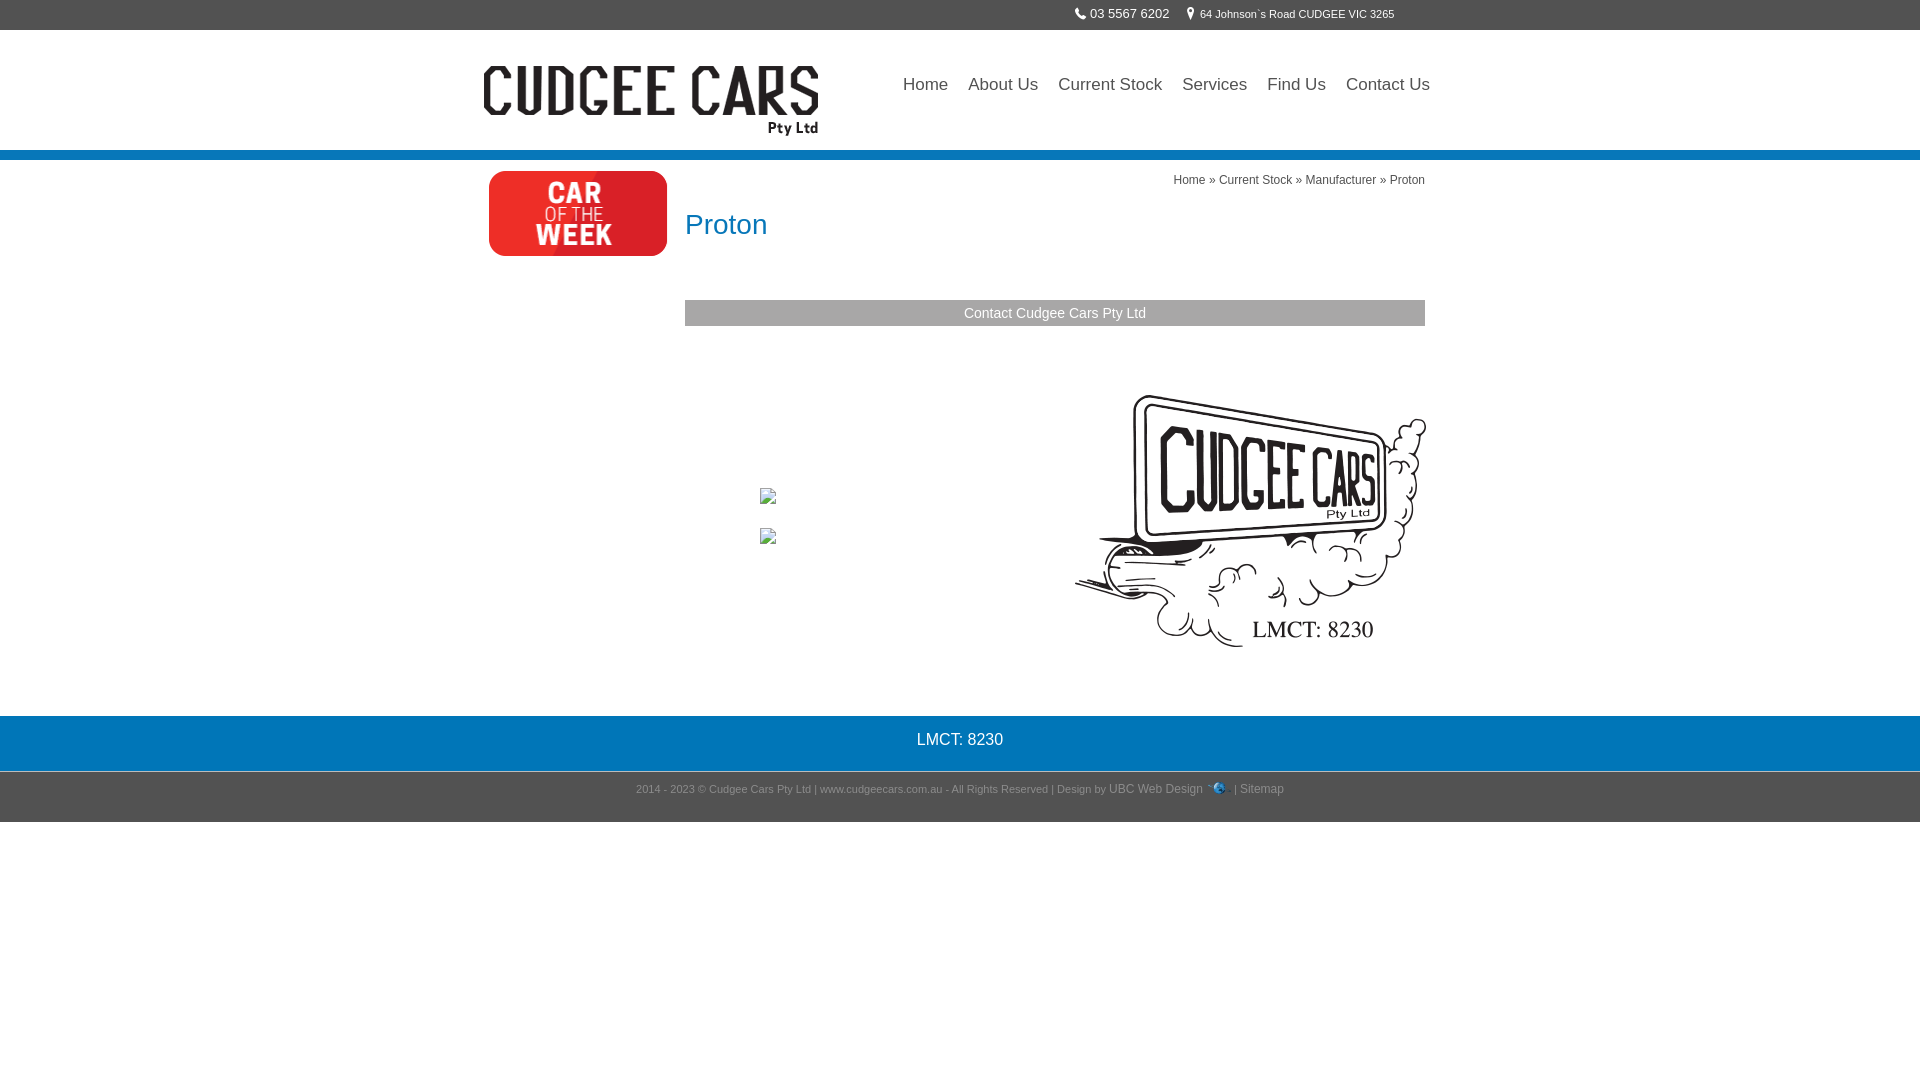  I want to click on 'Services', so click(1171, 83).